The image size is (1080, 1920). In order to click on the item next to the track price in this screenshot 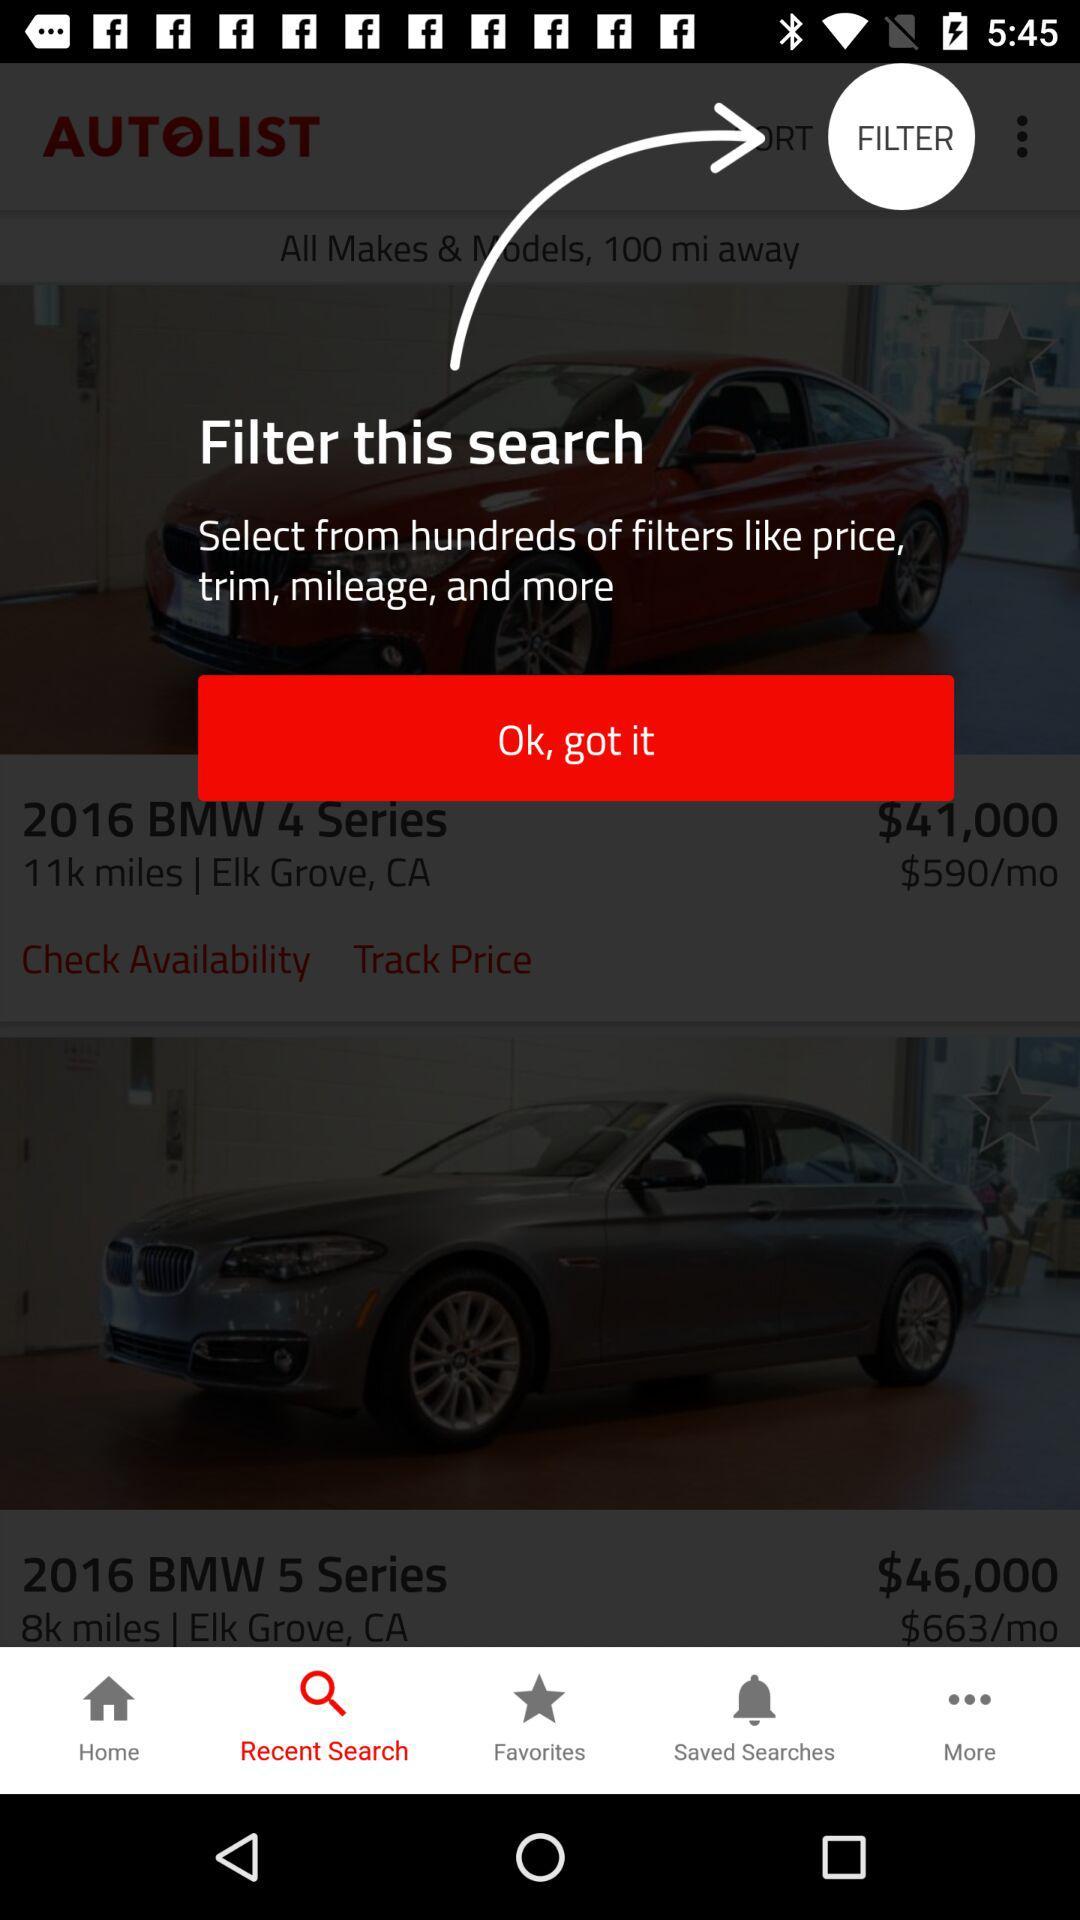, I will do `click(165, 955)`.